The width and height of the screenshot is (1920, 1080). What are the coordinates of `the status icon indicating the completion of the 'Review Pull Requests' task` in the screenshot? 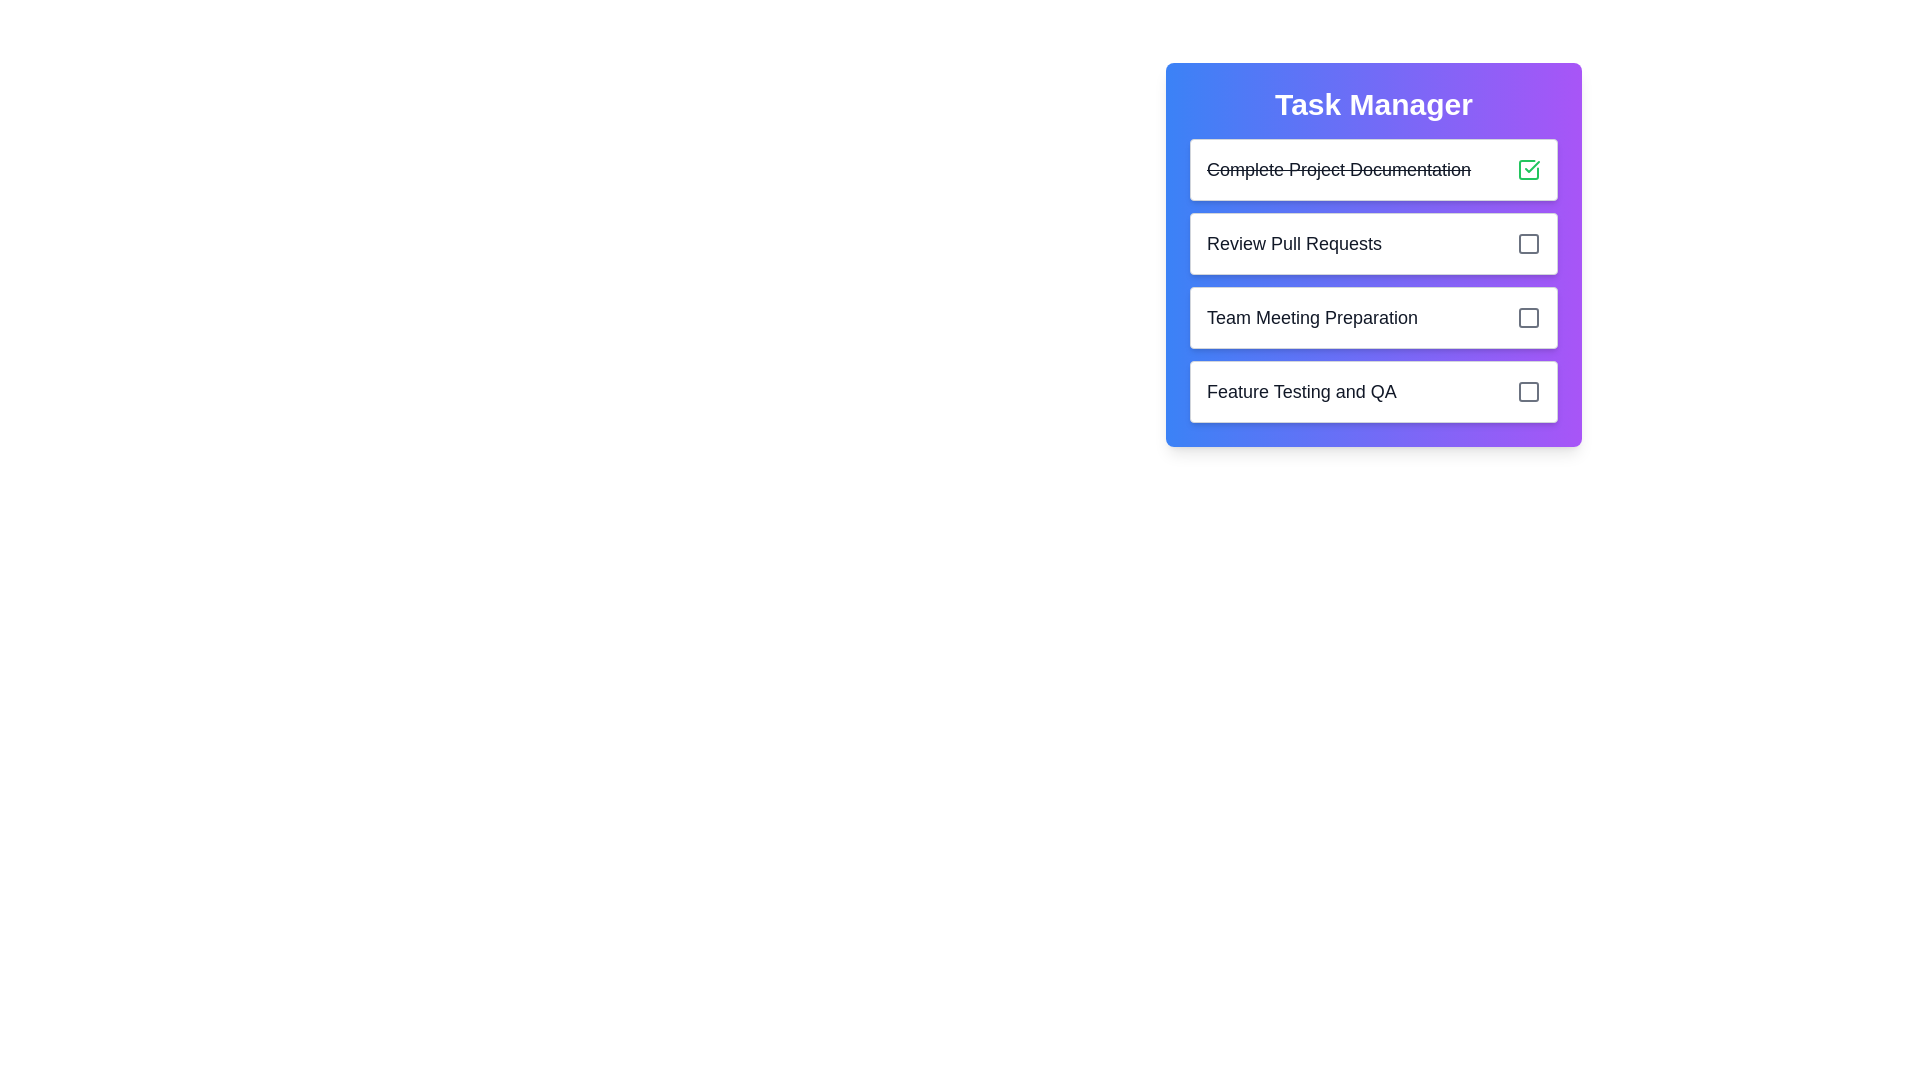 It's located at (1528, 242).